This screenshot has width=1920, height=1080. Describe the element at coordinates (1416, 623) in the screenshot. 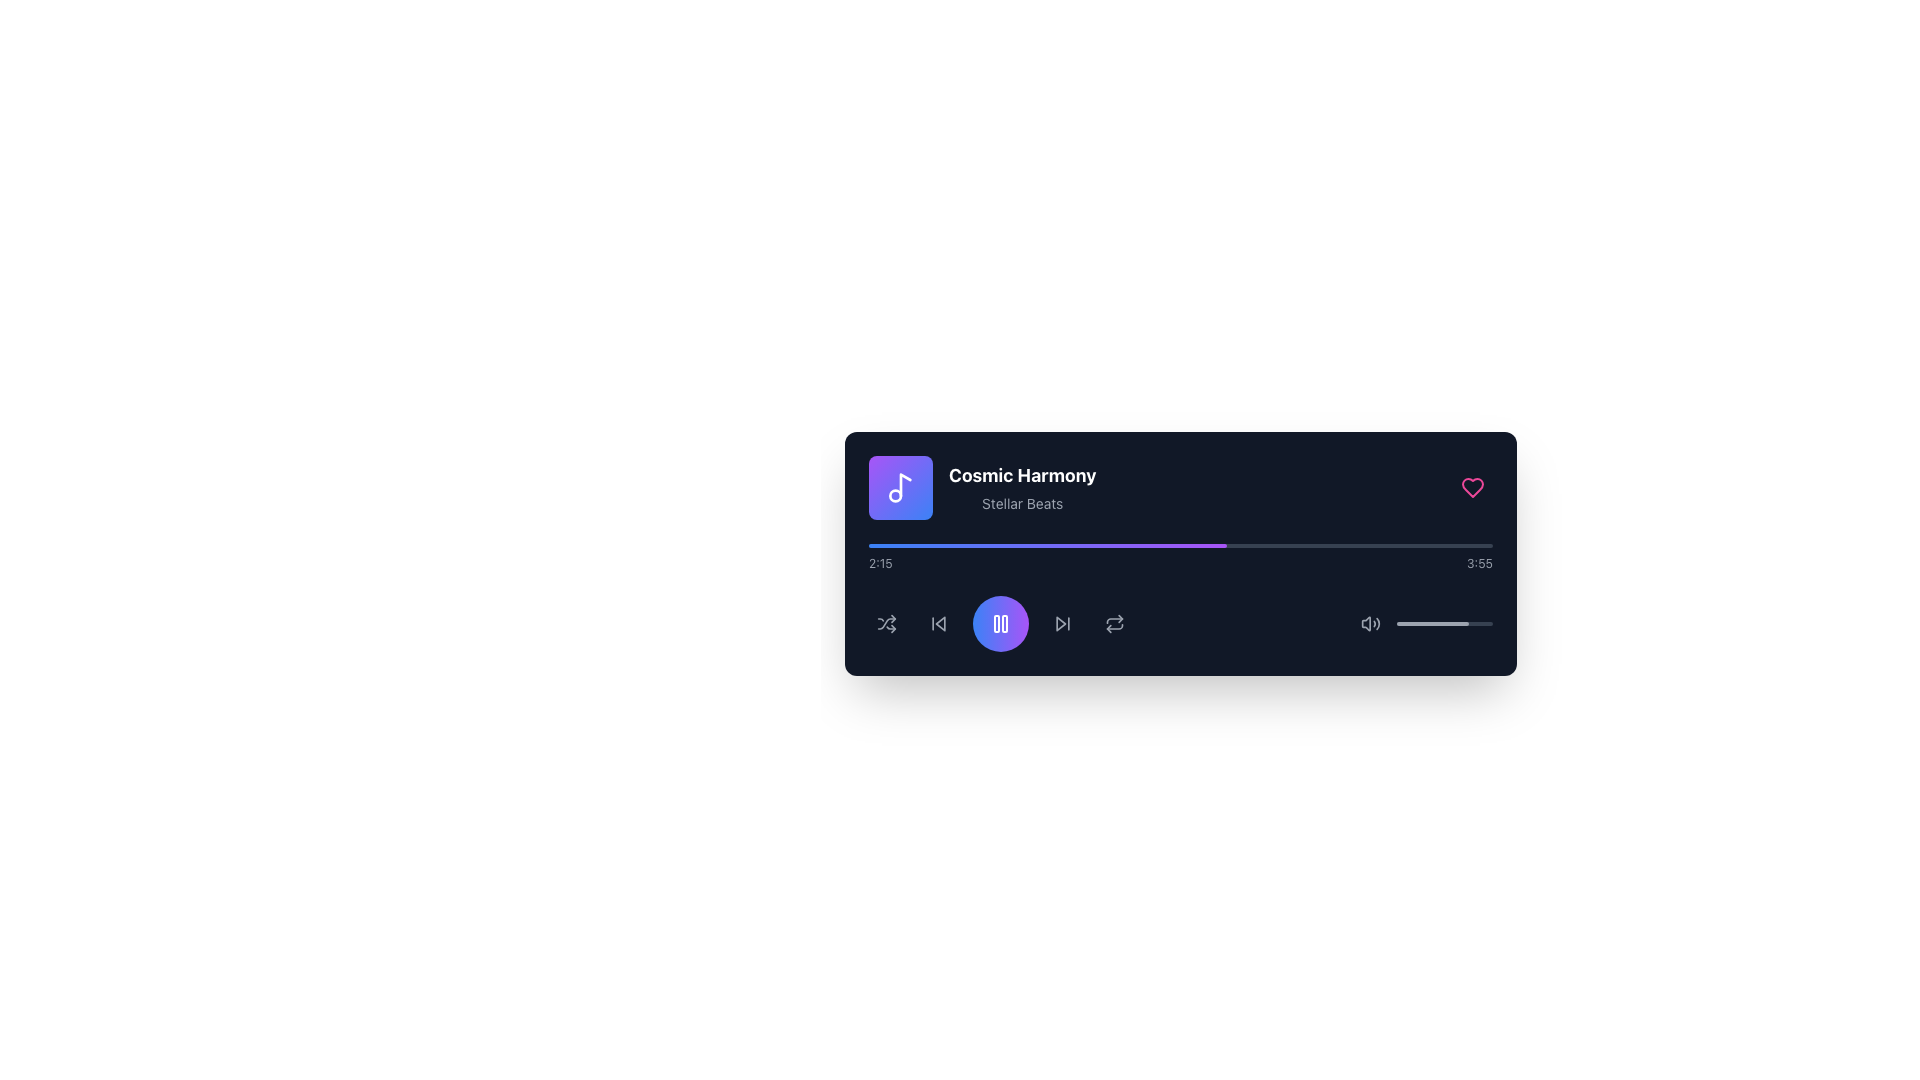

I see `the volume slider` at that location.